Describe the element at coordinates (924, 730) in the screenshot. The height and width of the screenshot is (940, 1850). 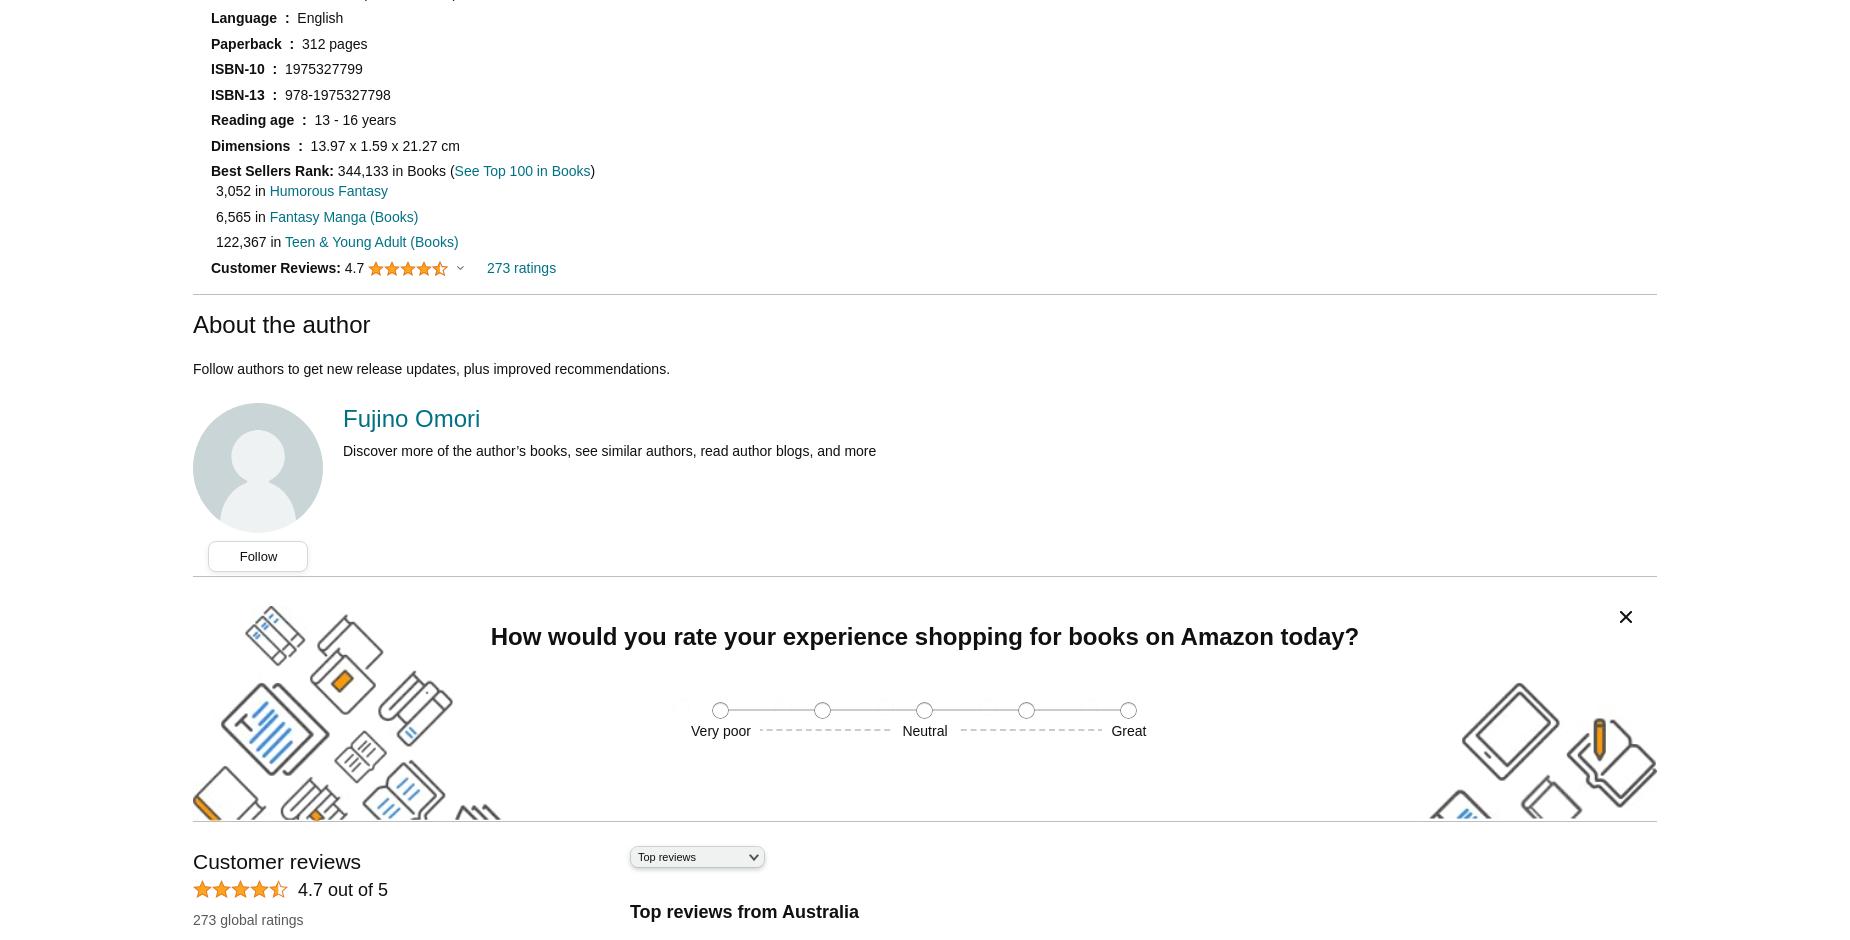
I see `'Neutral'` at that location.